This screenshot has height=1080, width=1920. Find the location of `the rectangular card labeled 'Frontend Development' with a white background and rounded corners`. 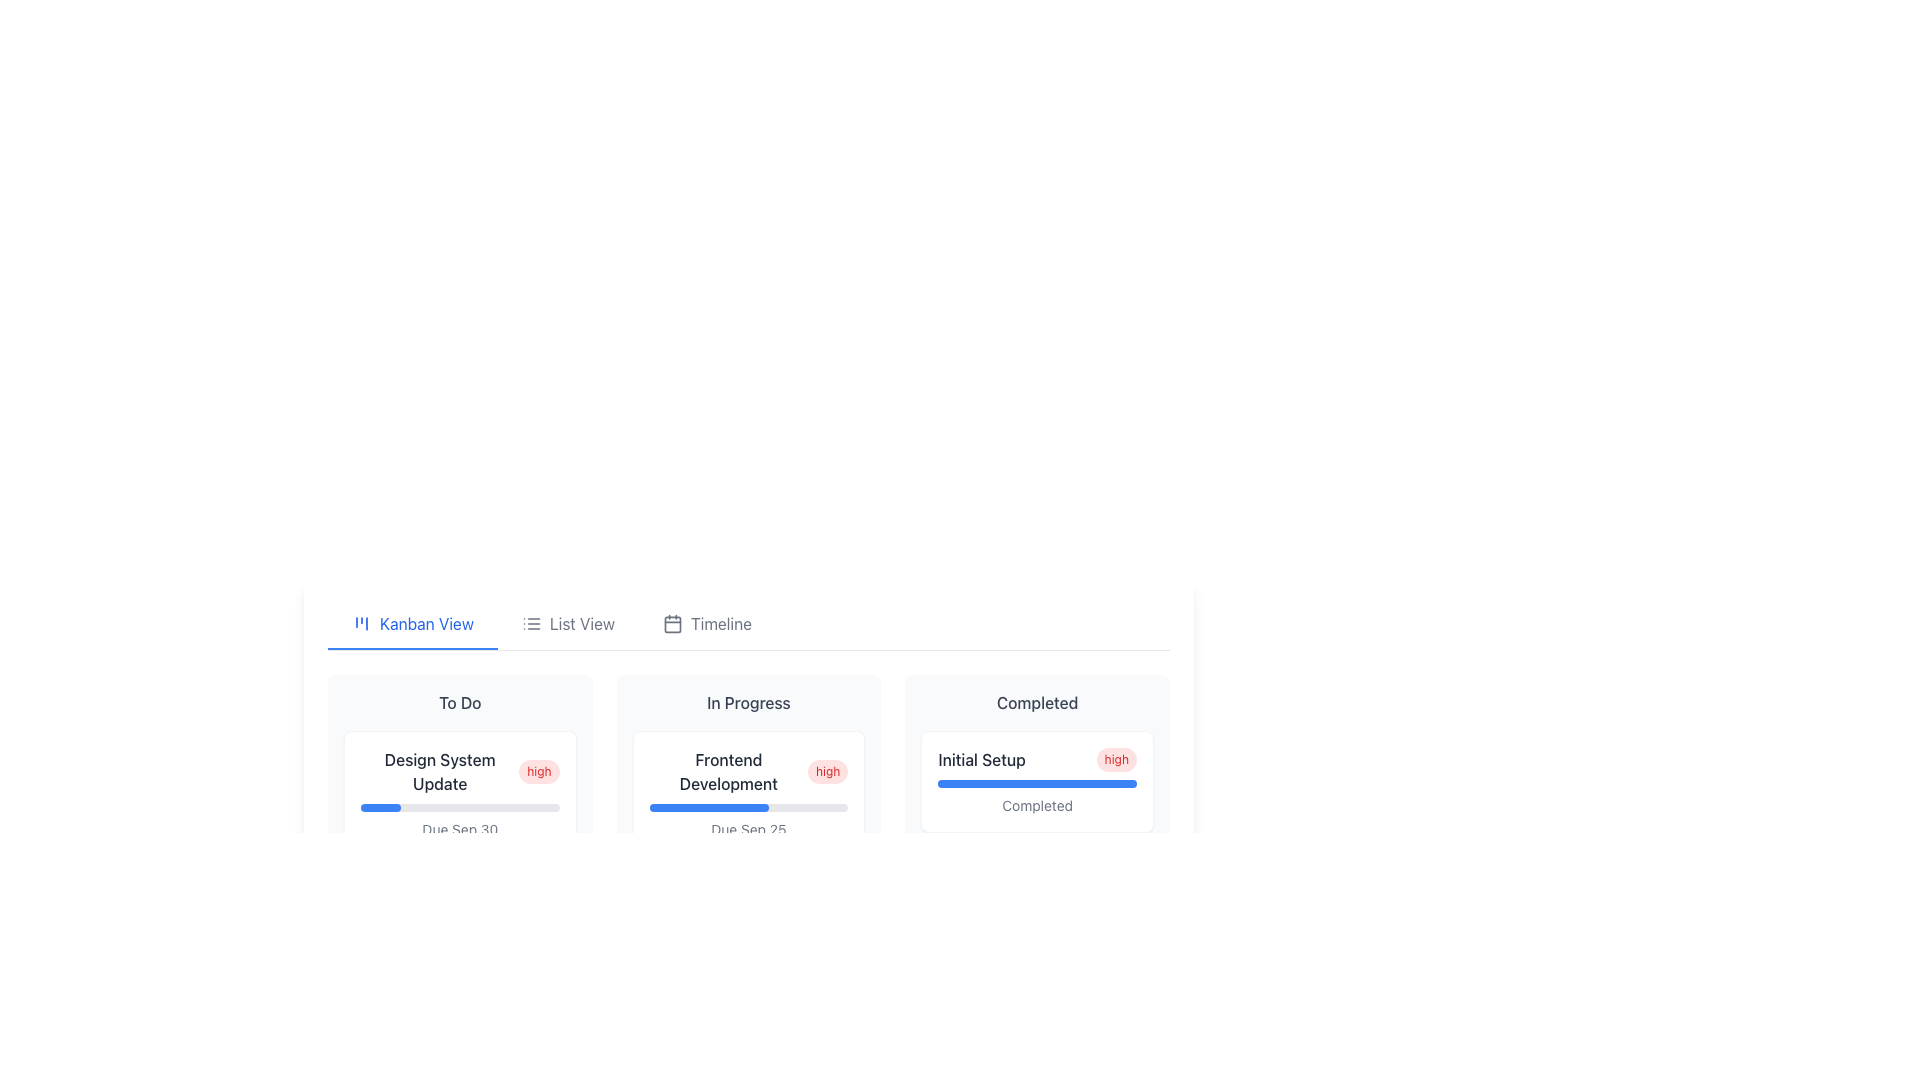

the rectangular card labeled 'Frontend Development' with a white background and rounded corners is located at coordinates (747, 837).